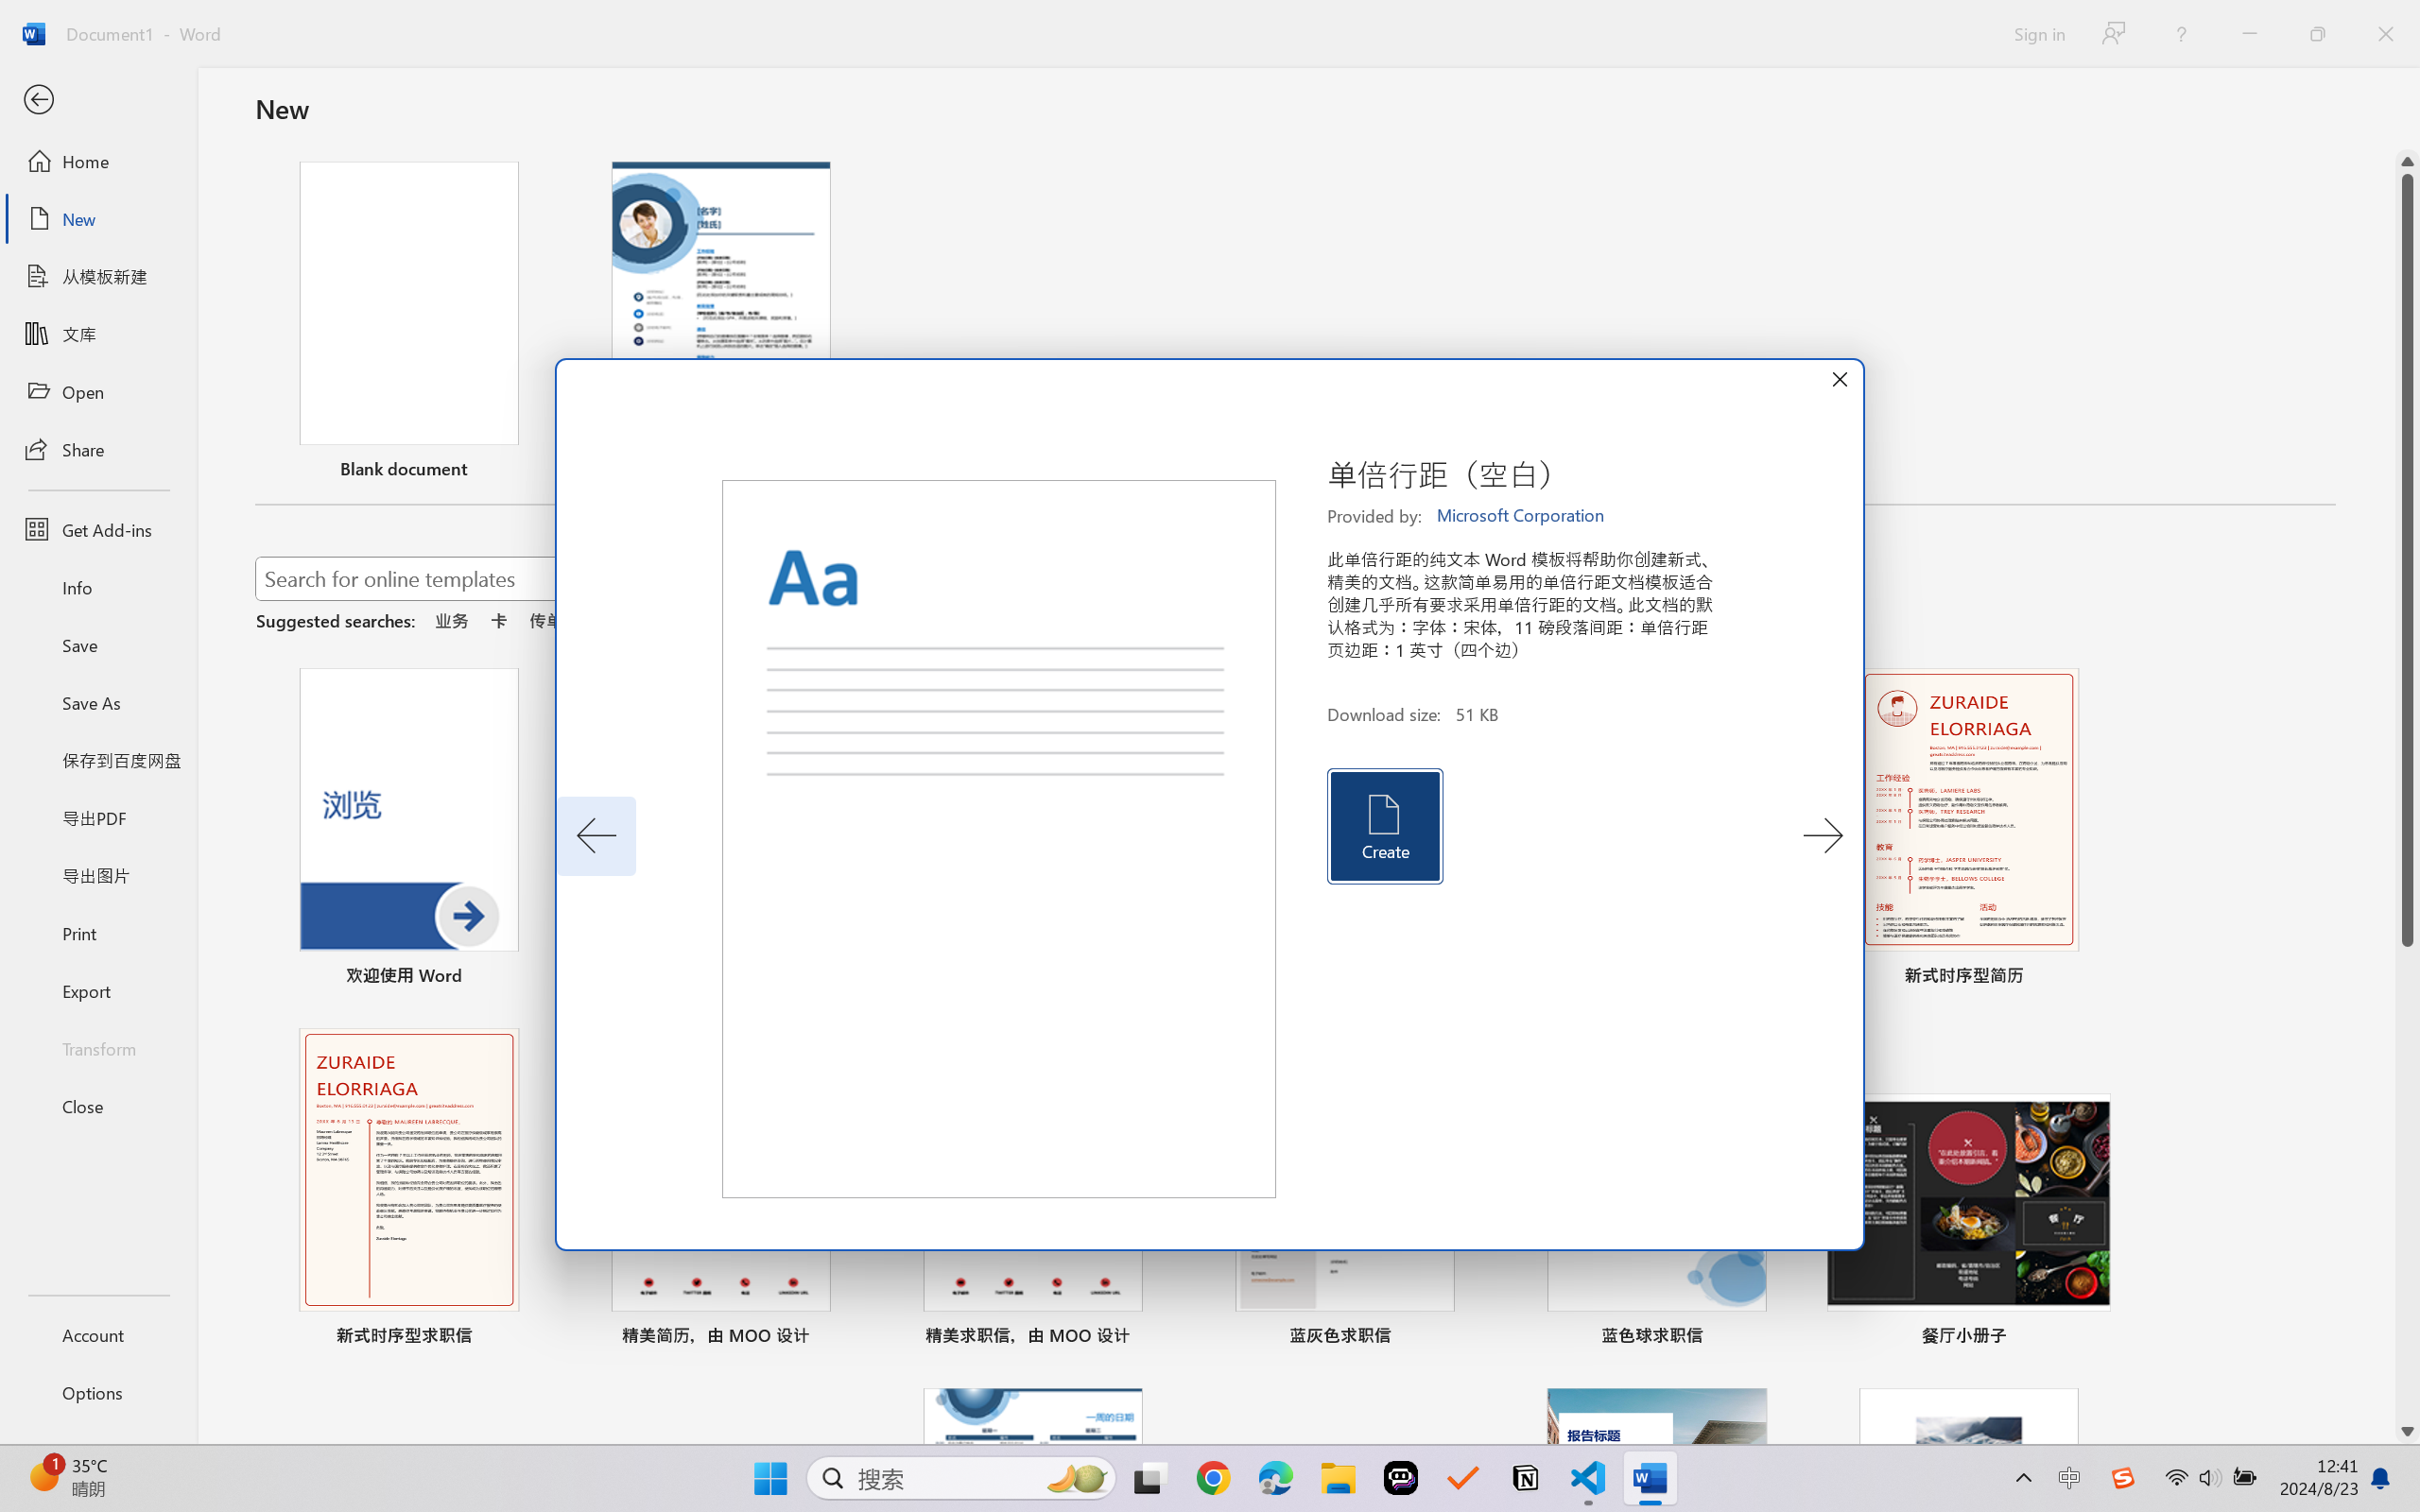 This screenshot has height=1512, width=2420. I want to click on 'Page down', so click(2407, 1183).